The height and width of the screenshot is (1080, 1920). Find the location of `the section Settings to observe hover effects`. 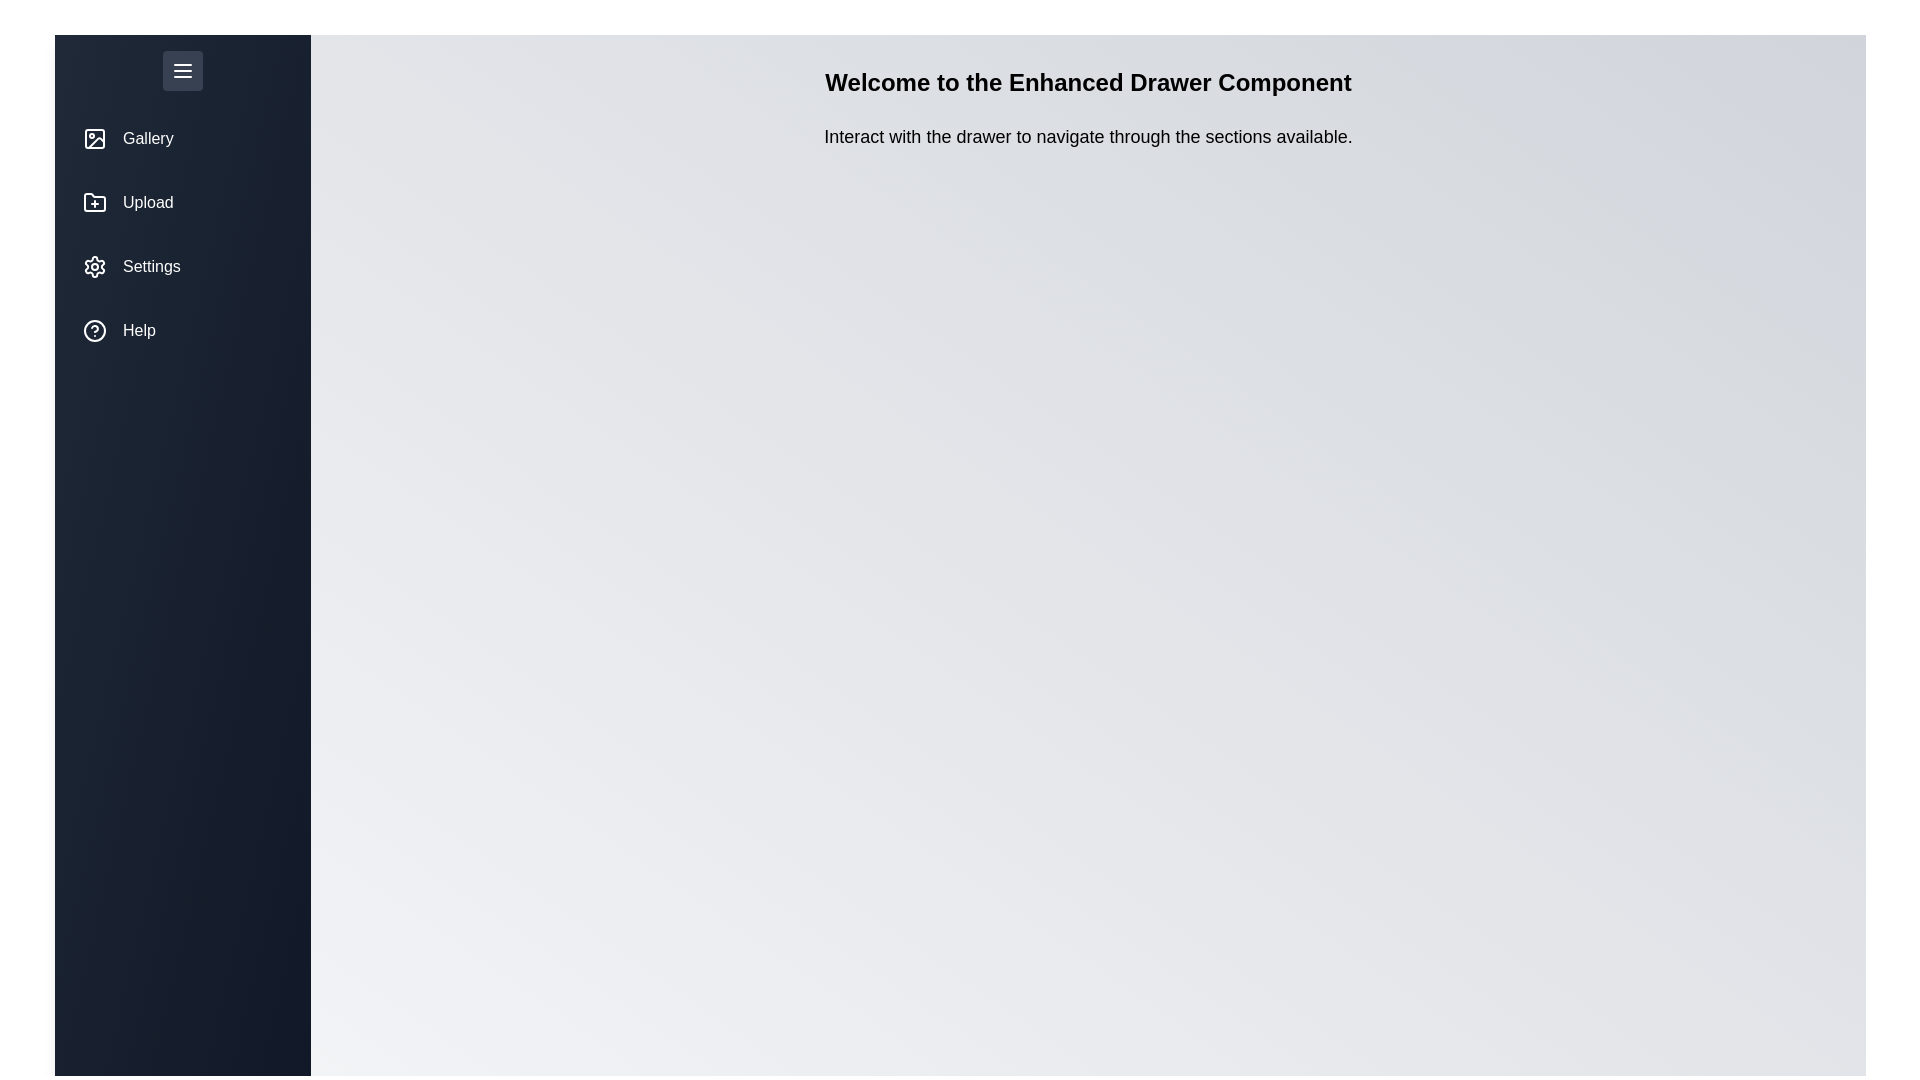

the section Settings to observe hover effects is located at coordinates (182, 265).